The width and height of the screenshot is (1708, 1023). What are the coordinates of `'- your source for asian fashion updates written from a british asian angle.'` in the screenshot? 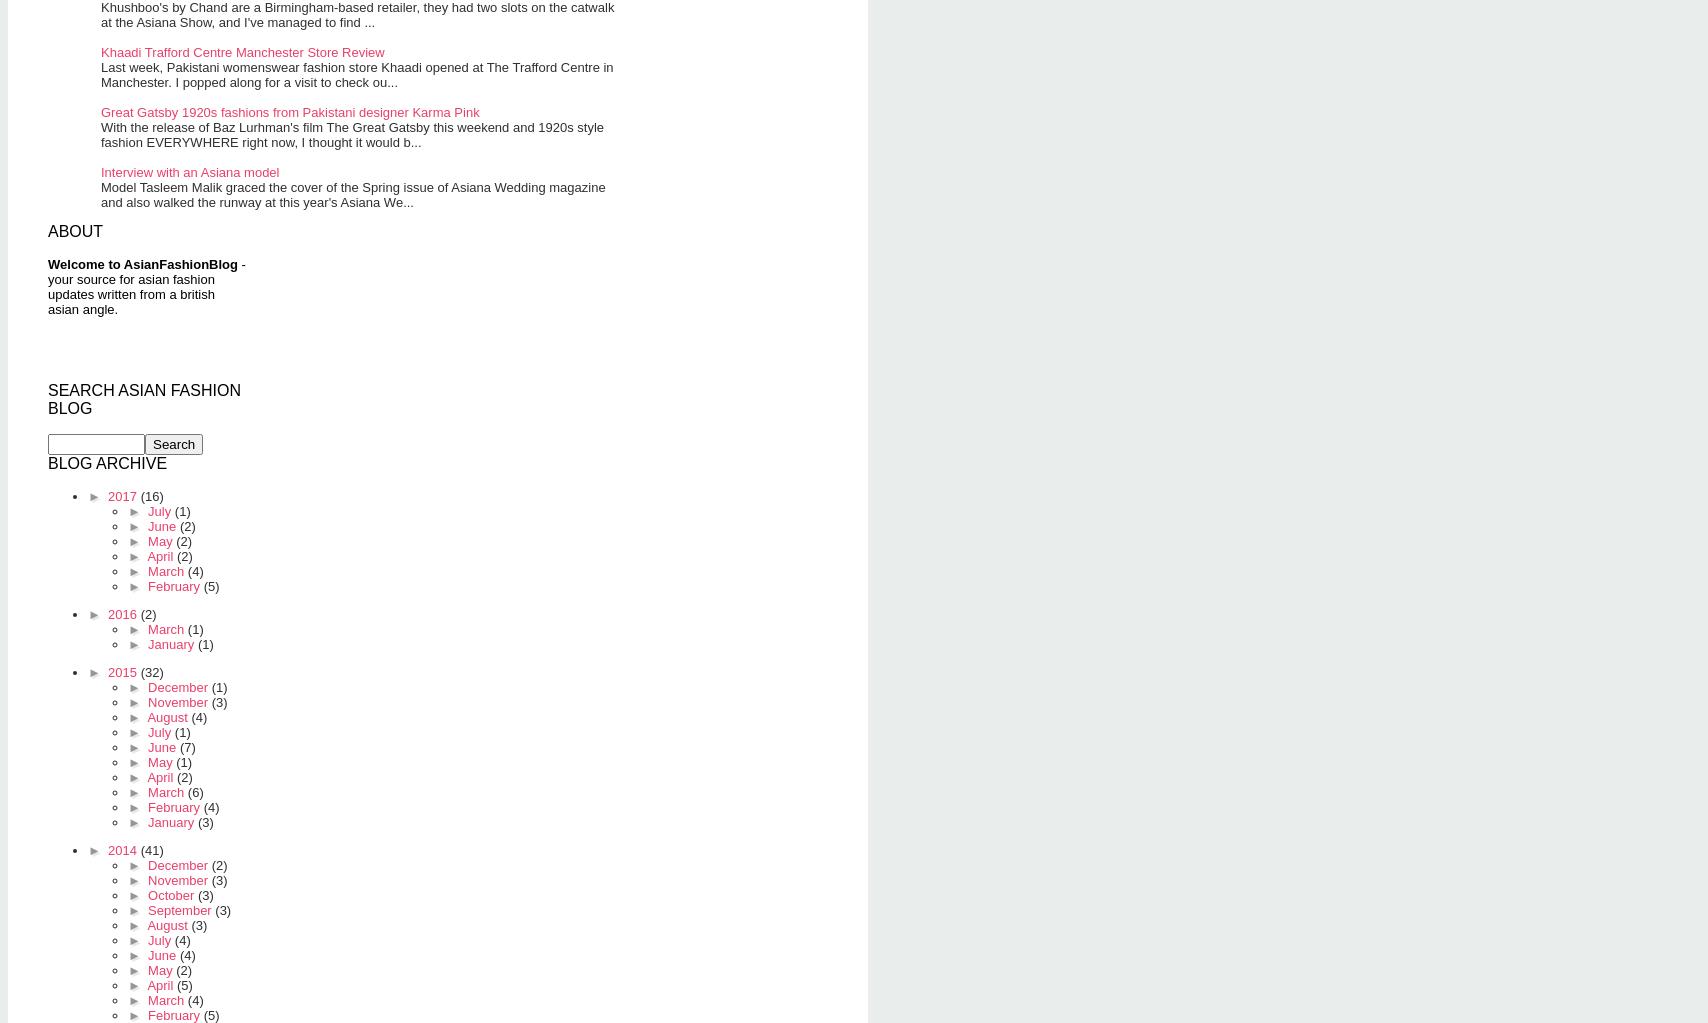 It's located at (146, 285).